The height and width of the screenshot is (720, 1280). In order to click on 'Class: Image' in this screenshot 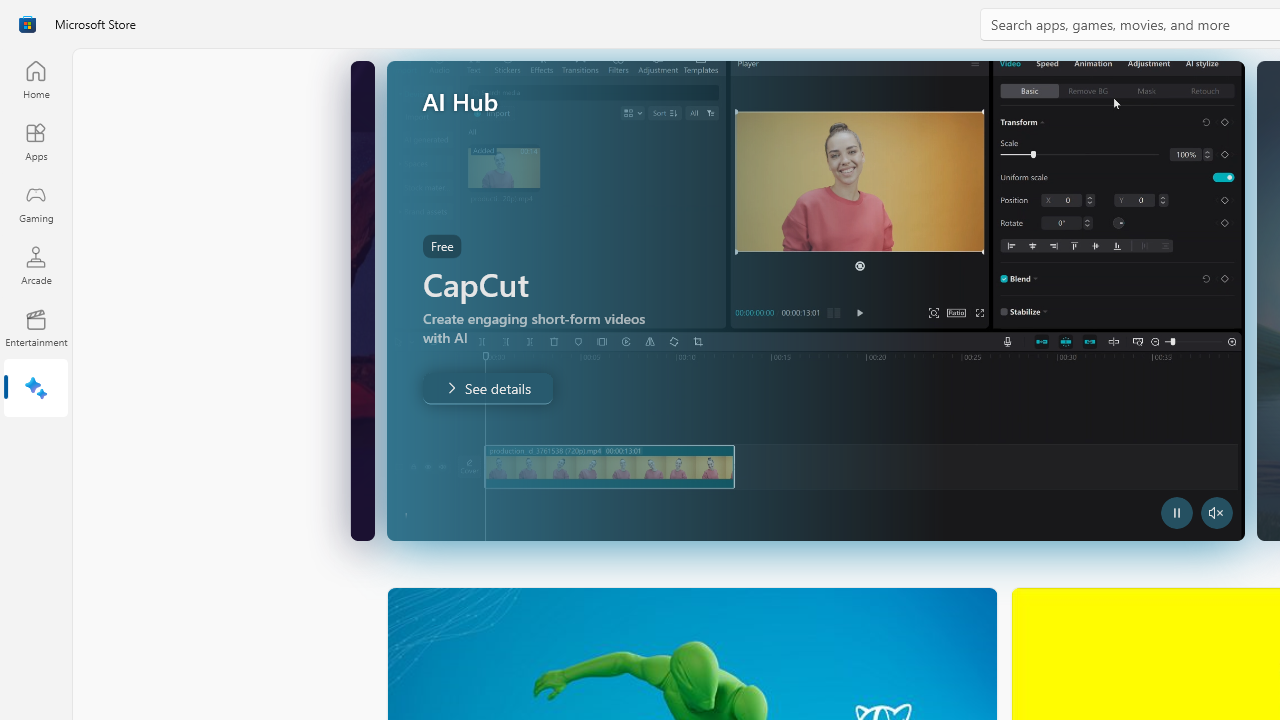, I will do `click(27, 24)`.